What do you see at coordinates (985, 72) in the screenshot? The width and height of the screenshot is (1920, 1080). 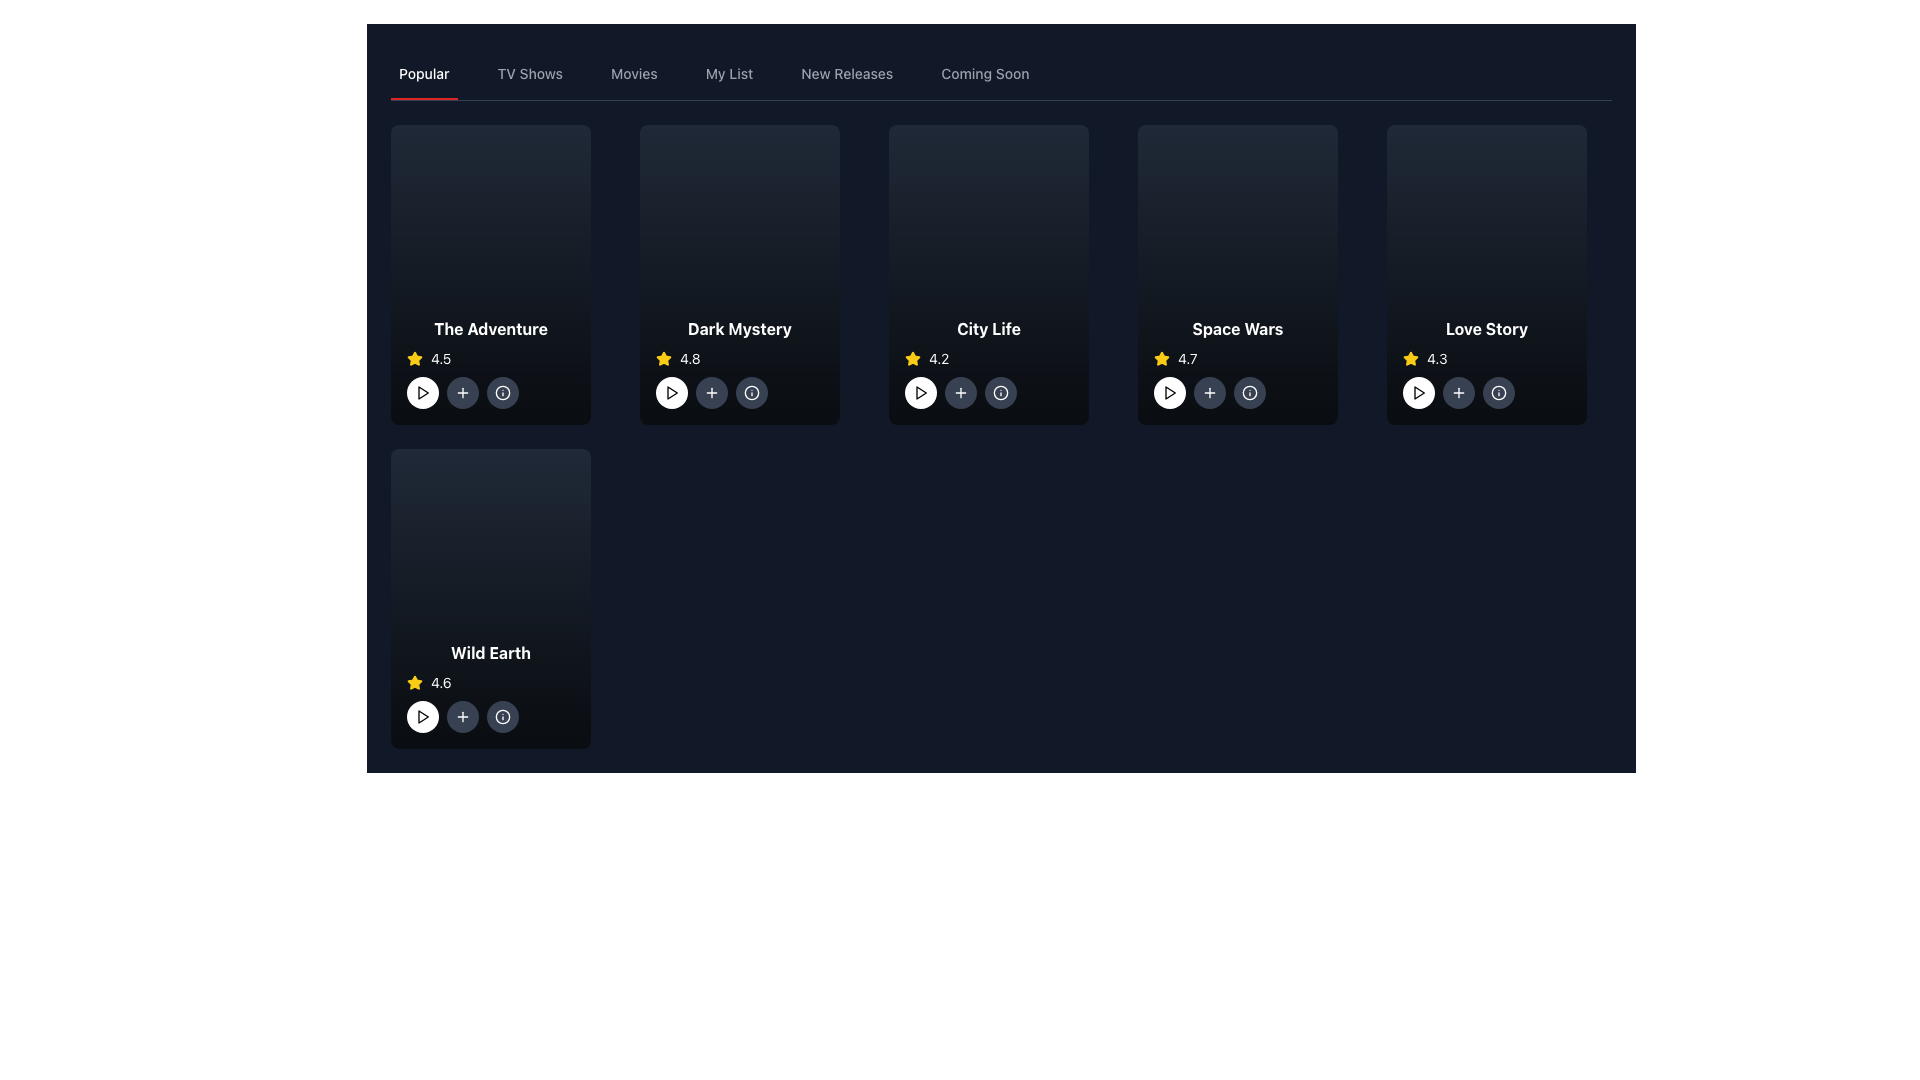 I see `the seventh navigation tab that redirects users to the 'Coming Soon' section` at bounding box center [985, 72].